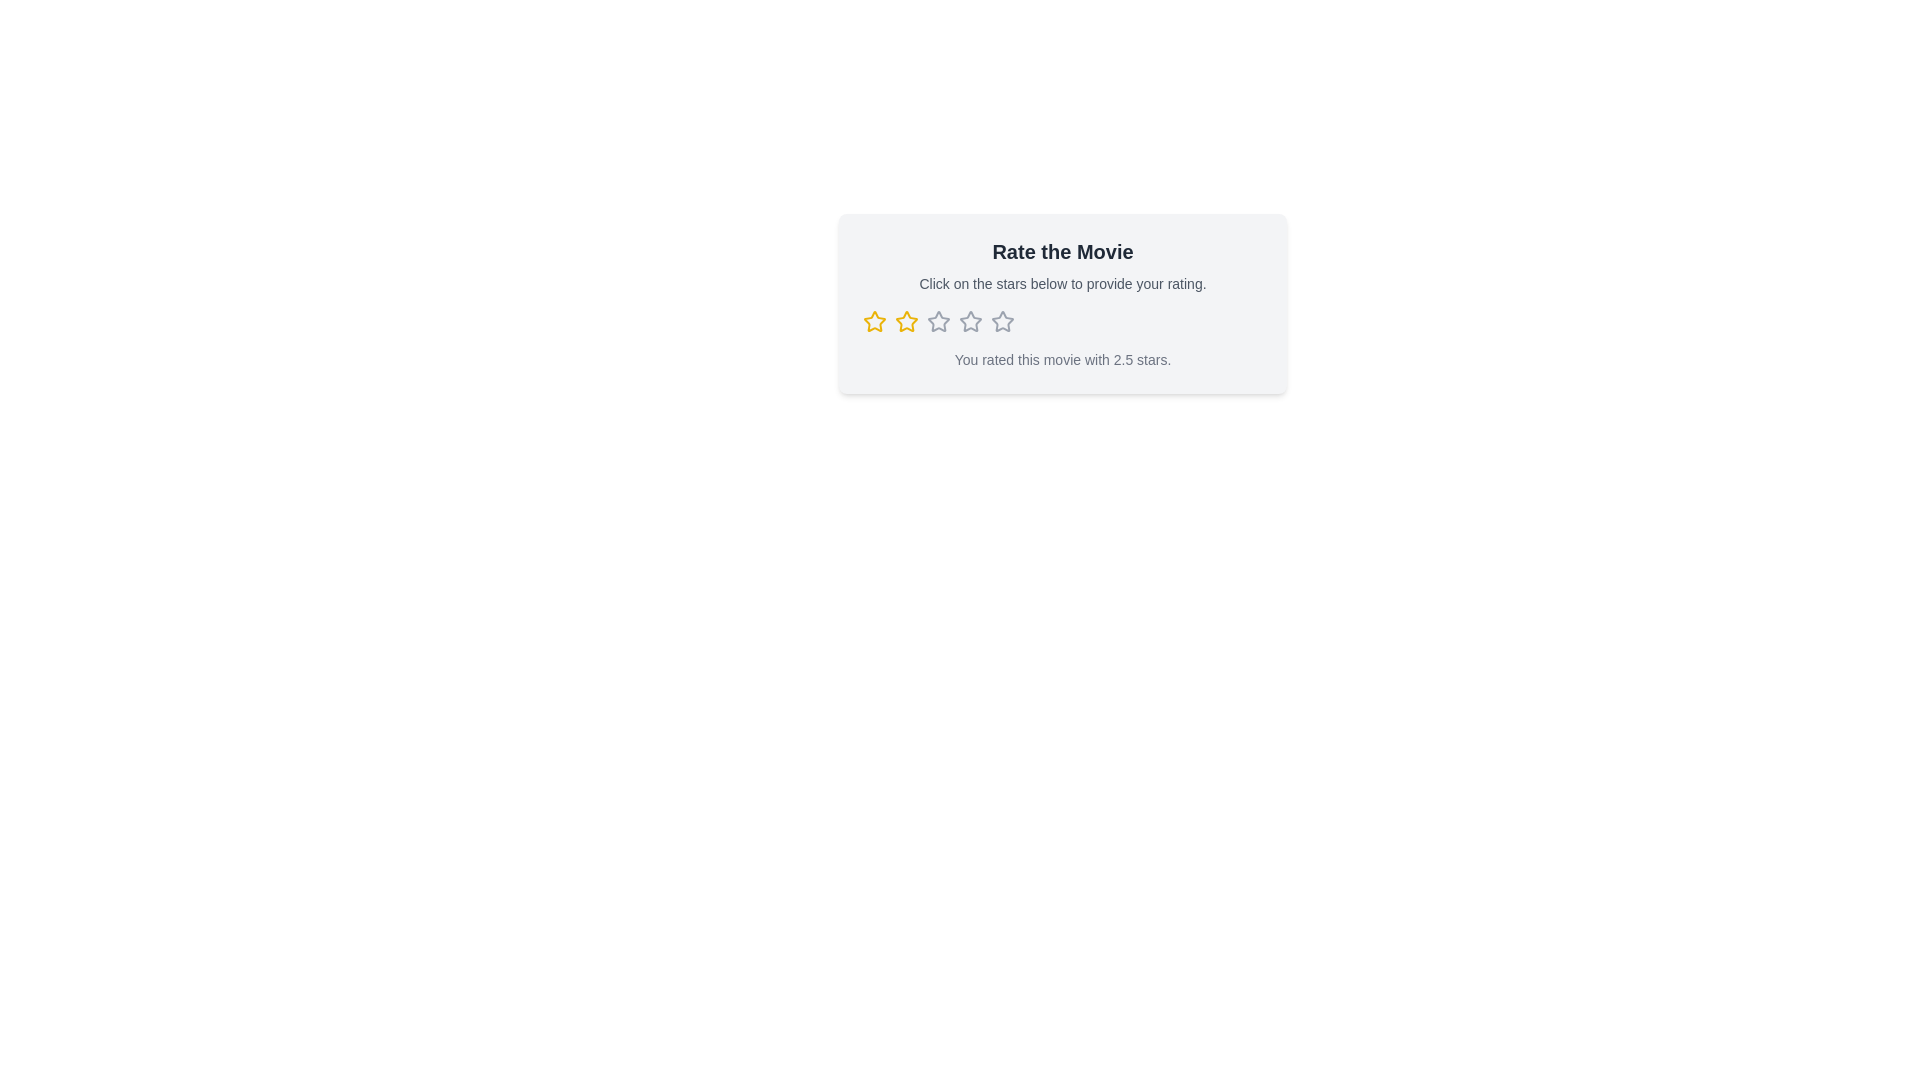 The height and width of the screenshot is (1080, 1920). Describe the element at coordinates (970, 320) in the screenshot. I see `the third star in the row of five stars representing a rating component` at that location.